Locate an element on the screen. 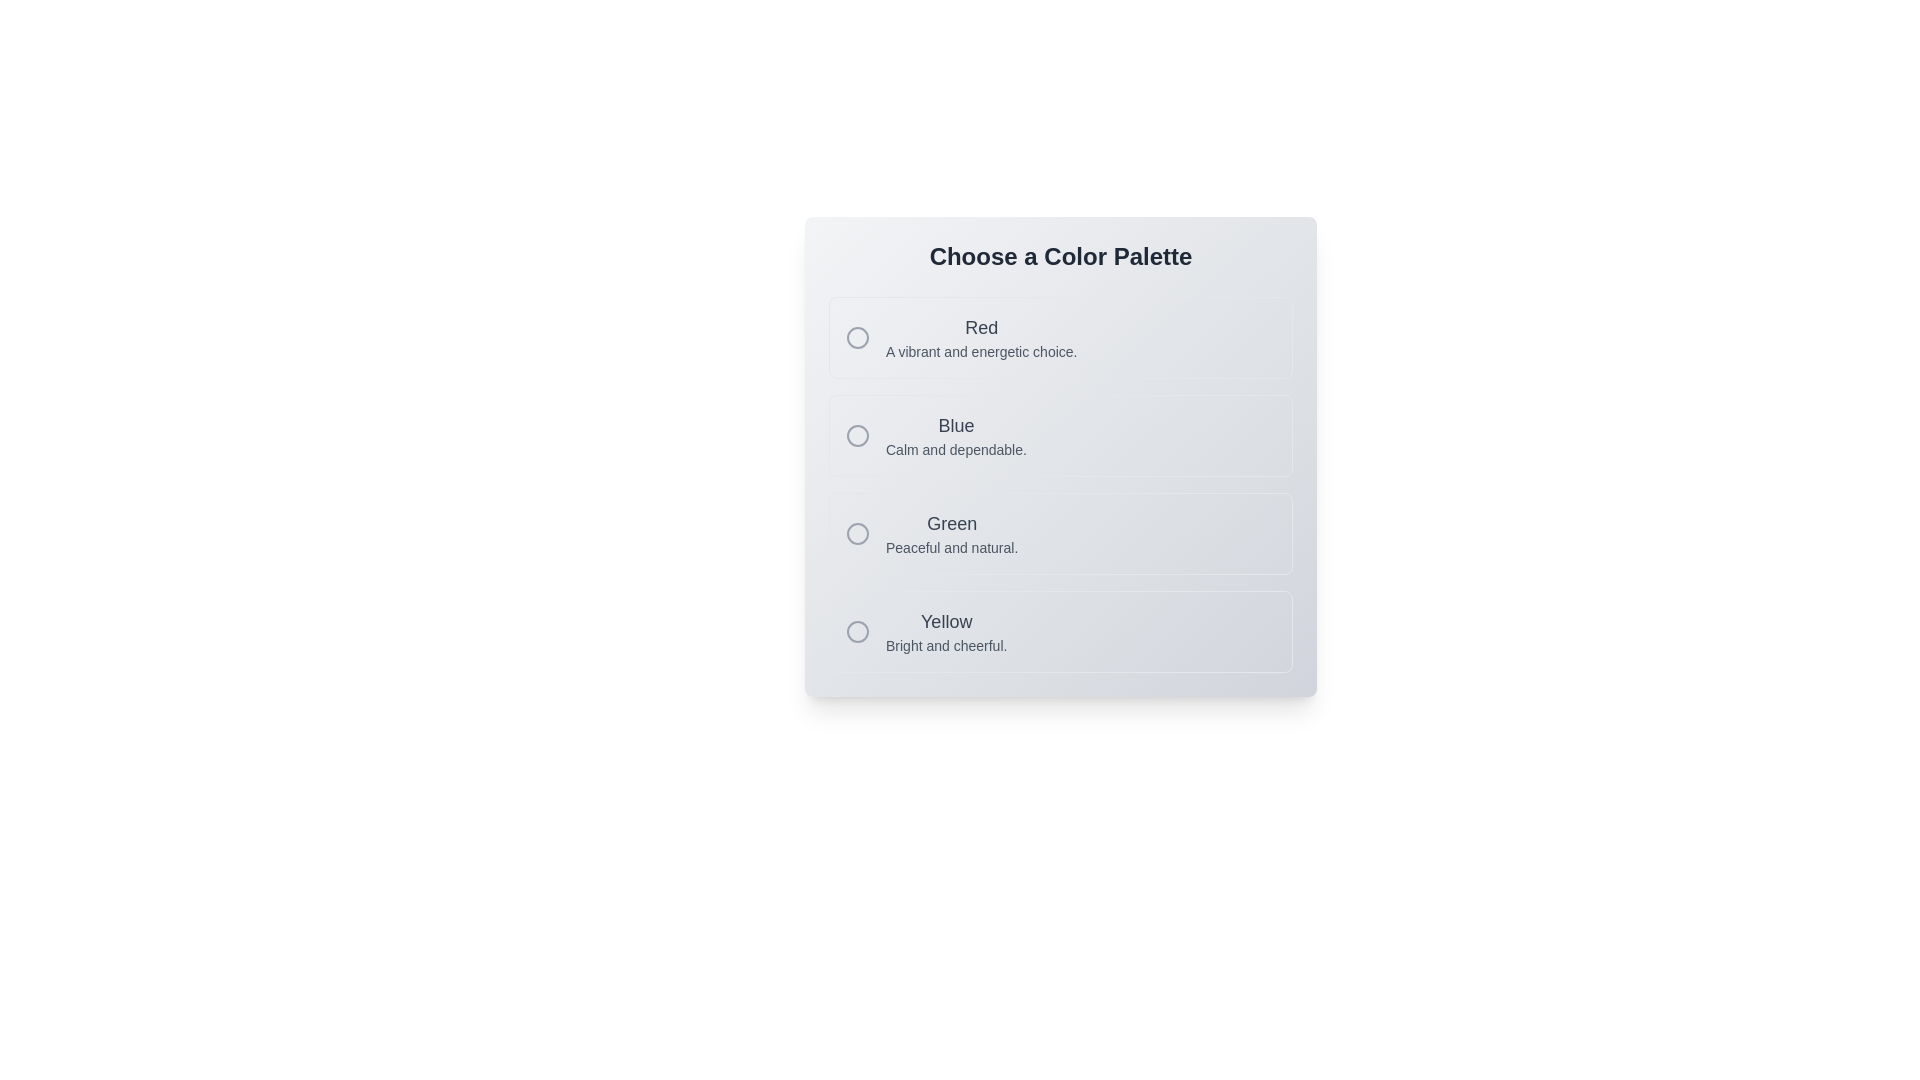 The width and height of the screenshot is (1920, 1080). the text label element that reads 'Calm and dependable.' which is styled in a smaller font and lighter color, positioned directly below the word 'Blue' as the second option's subtitle is located at coordinates (955, 450).